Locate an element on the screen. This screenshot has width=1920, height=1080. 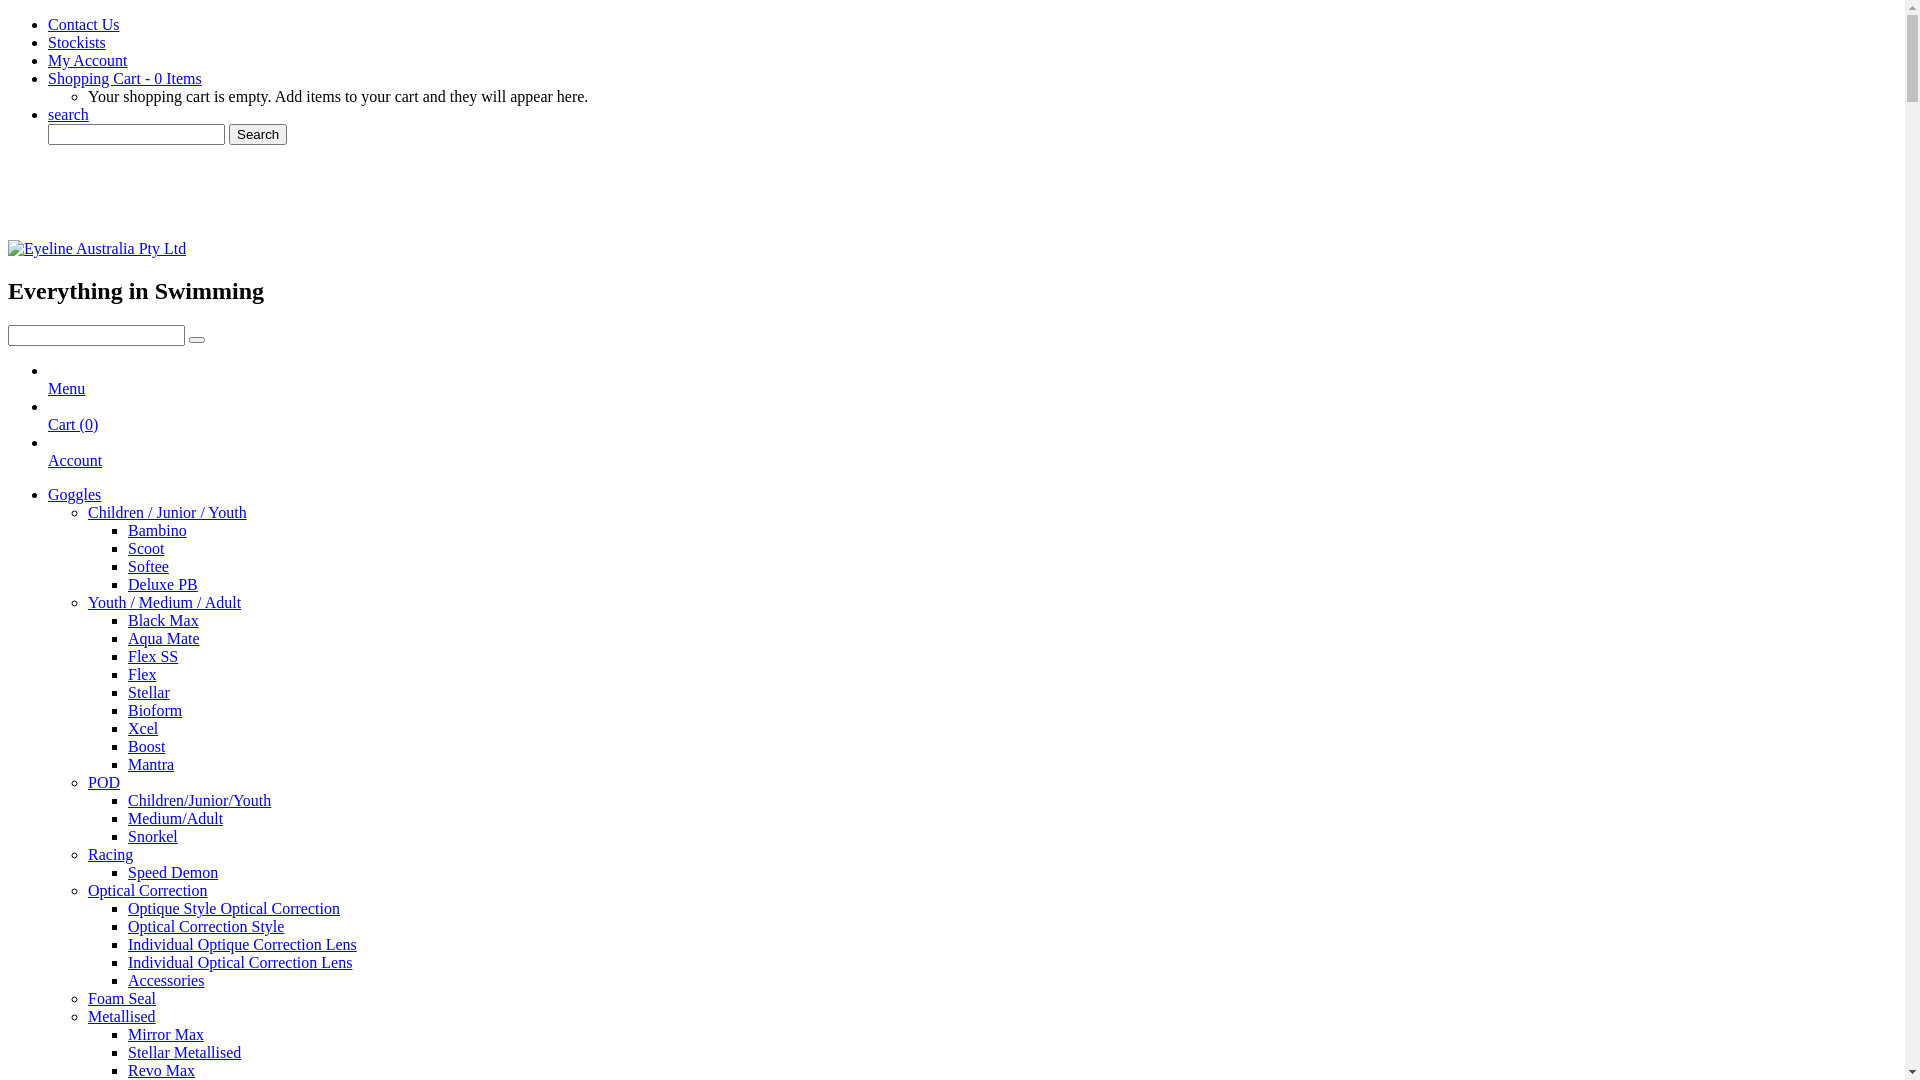
'Black Max' is located at coordinates (163, 619).